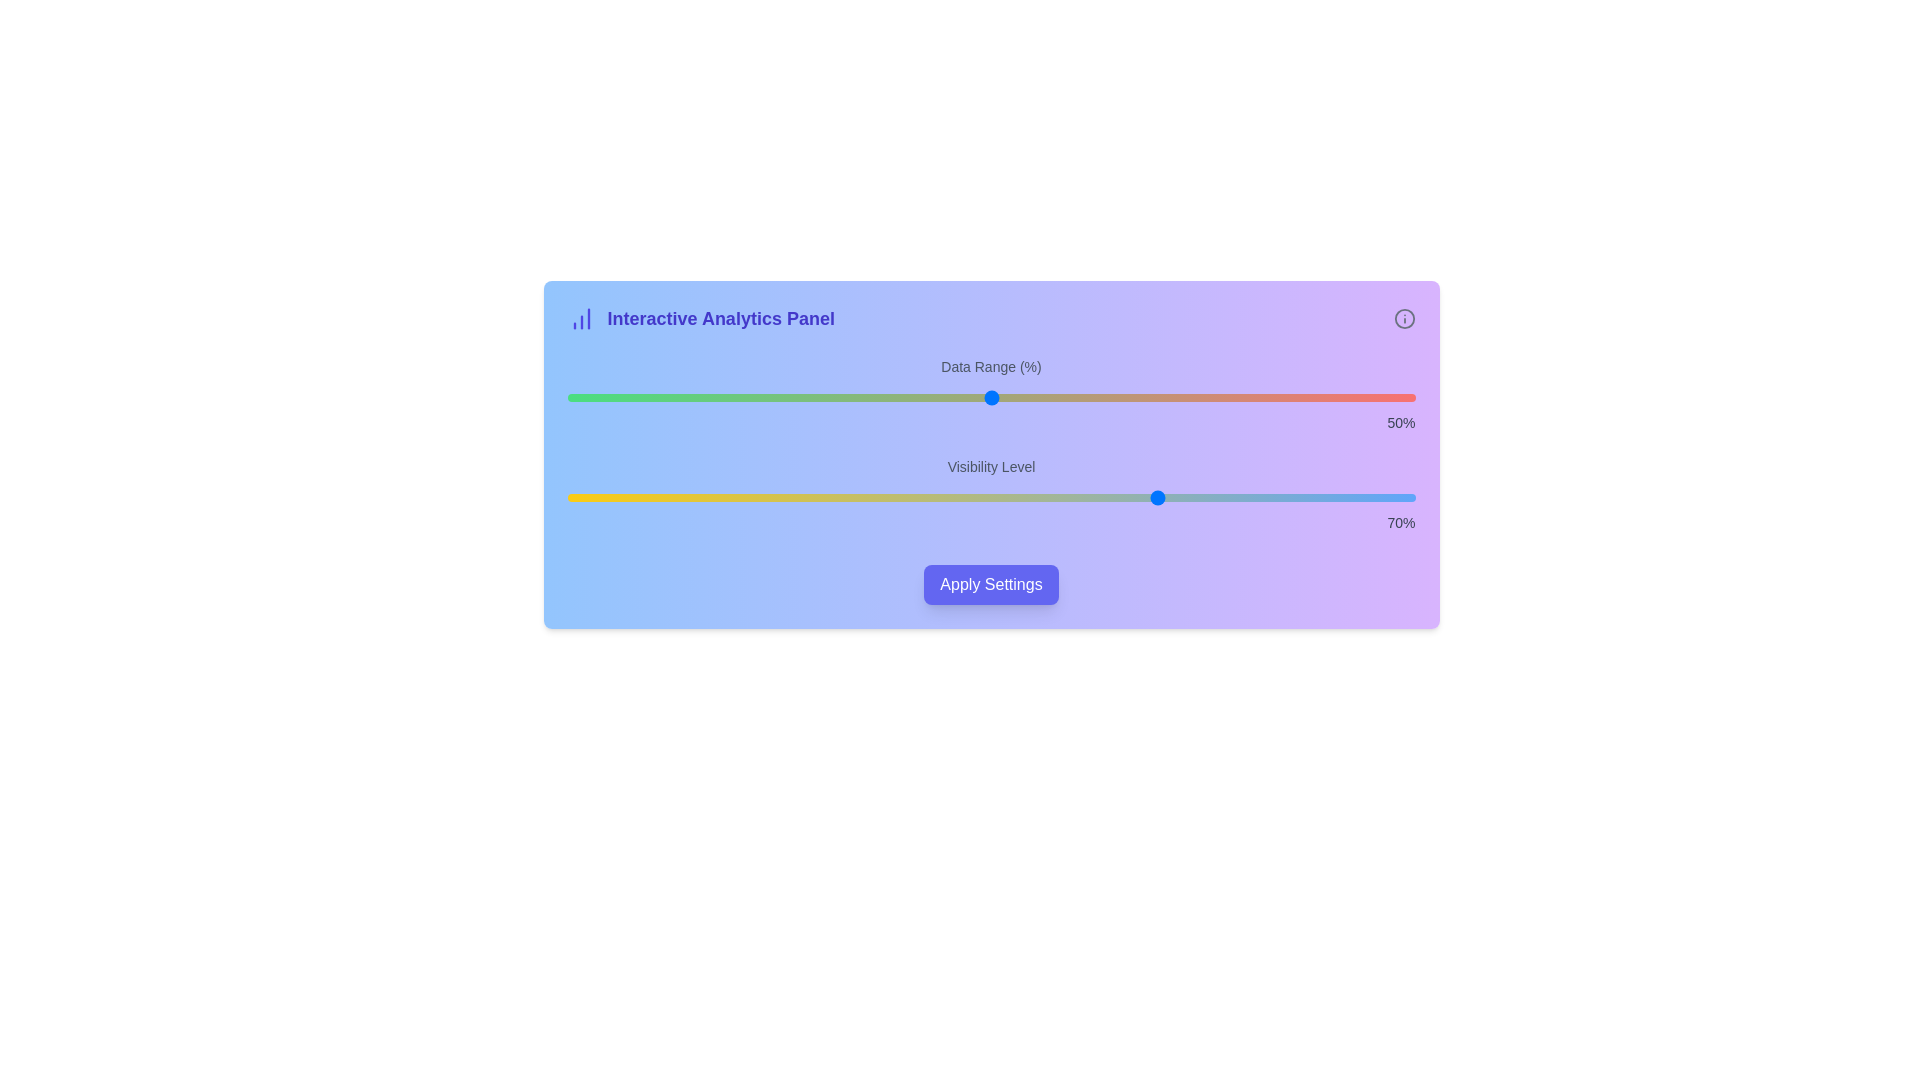 This screenshot has height=1080, width=1920. Describe the element at coordinates (761, 496) in the screenshot. I see `the 'Visibility Level' slider to set its value to 23%` at that location.